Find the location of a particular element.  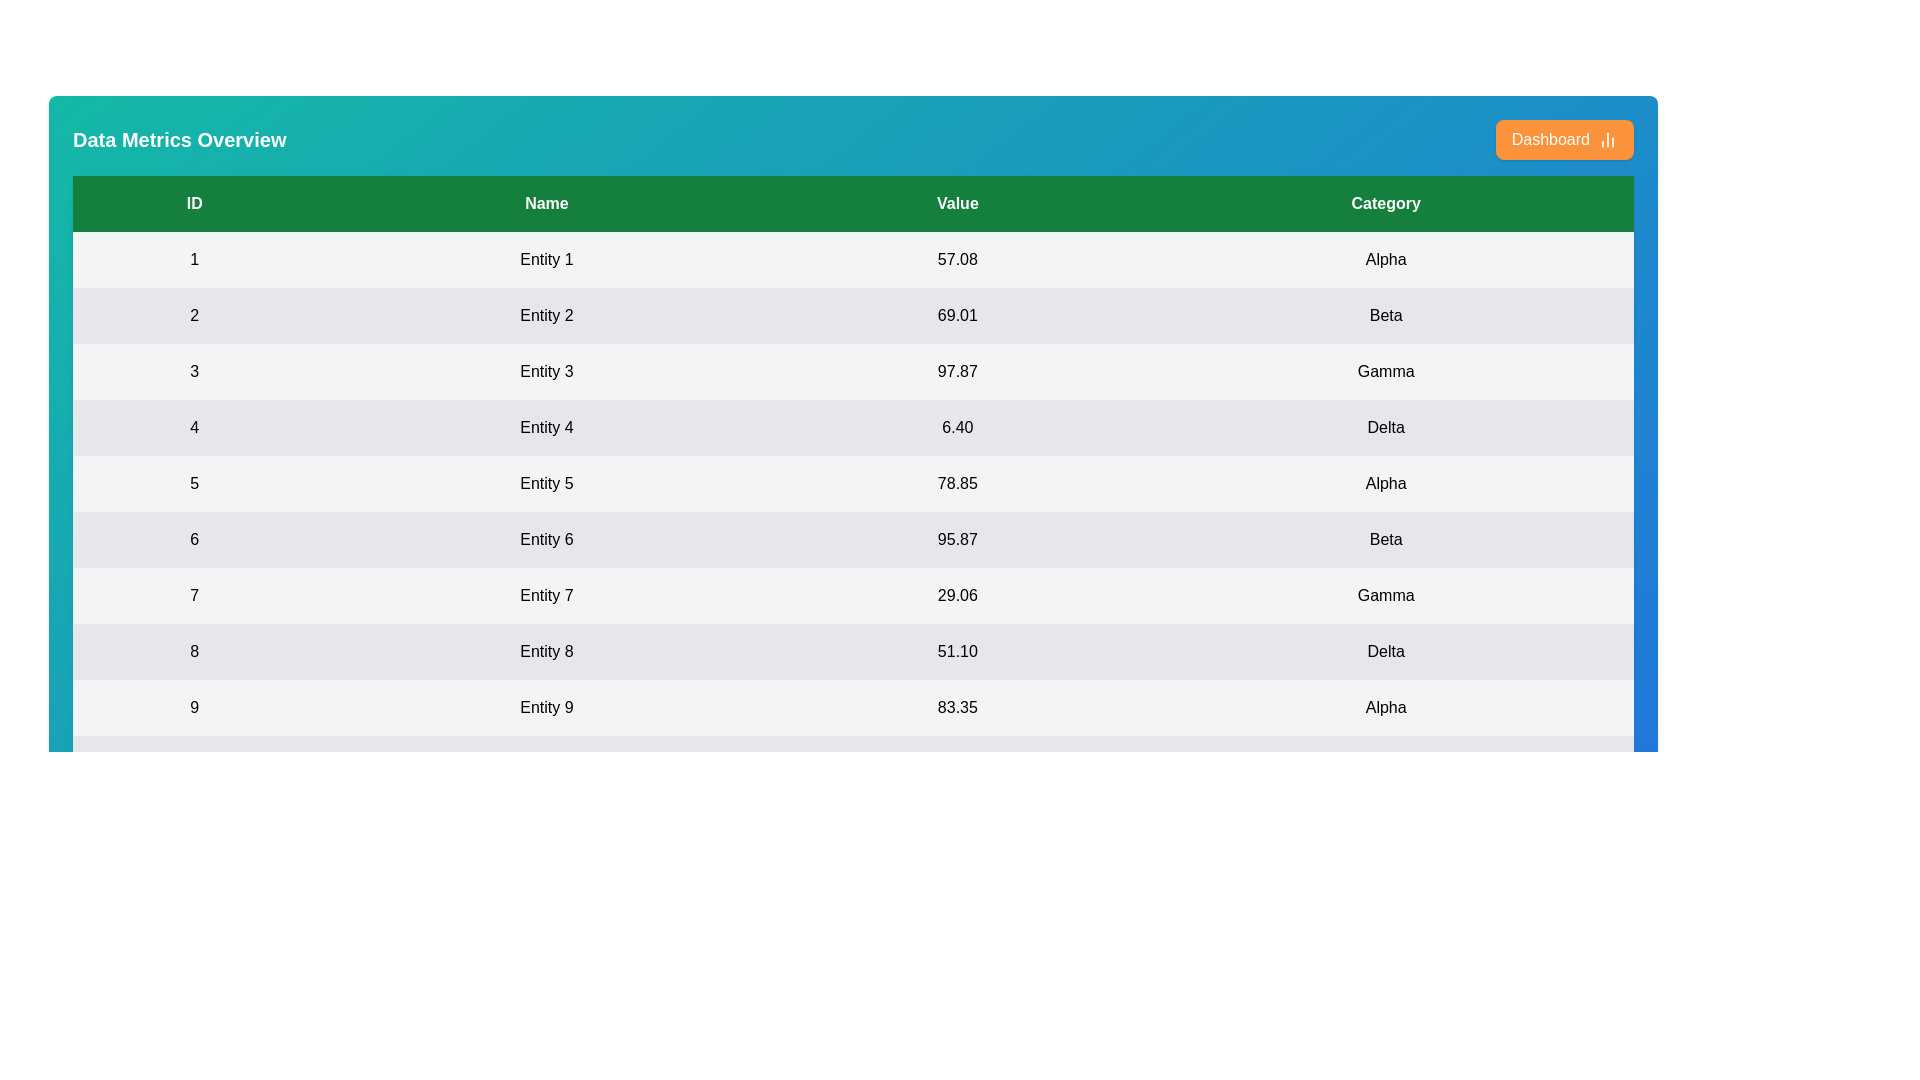

the row corresponding to 5 is located at coordinates (853, 483).